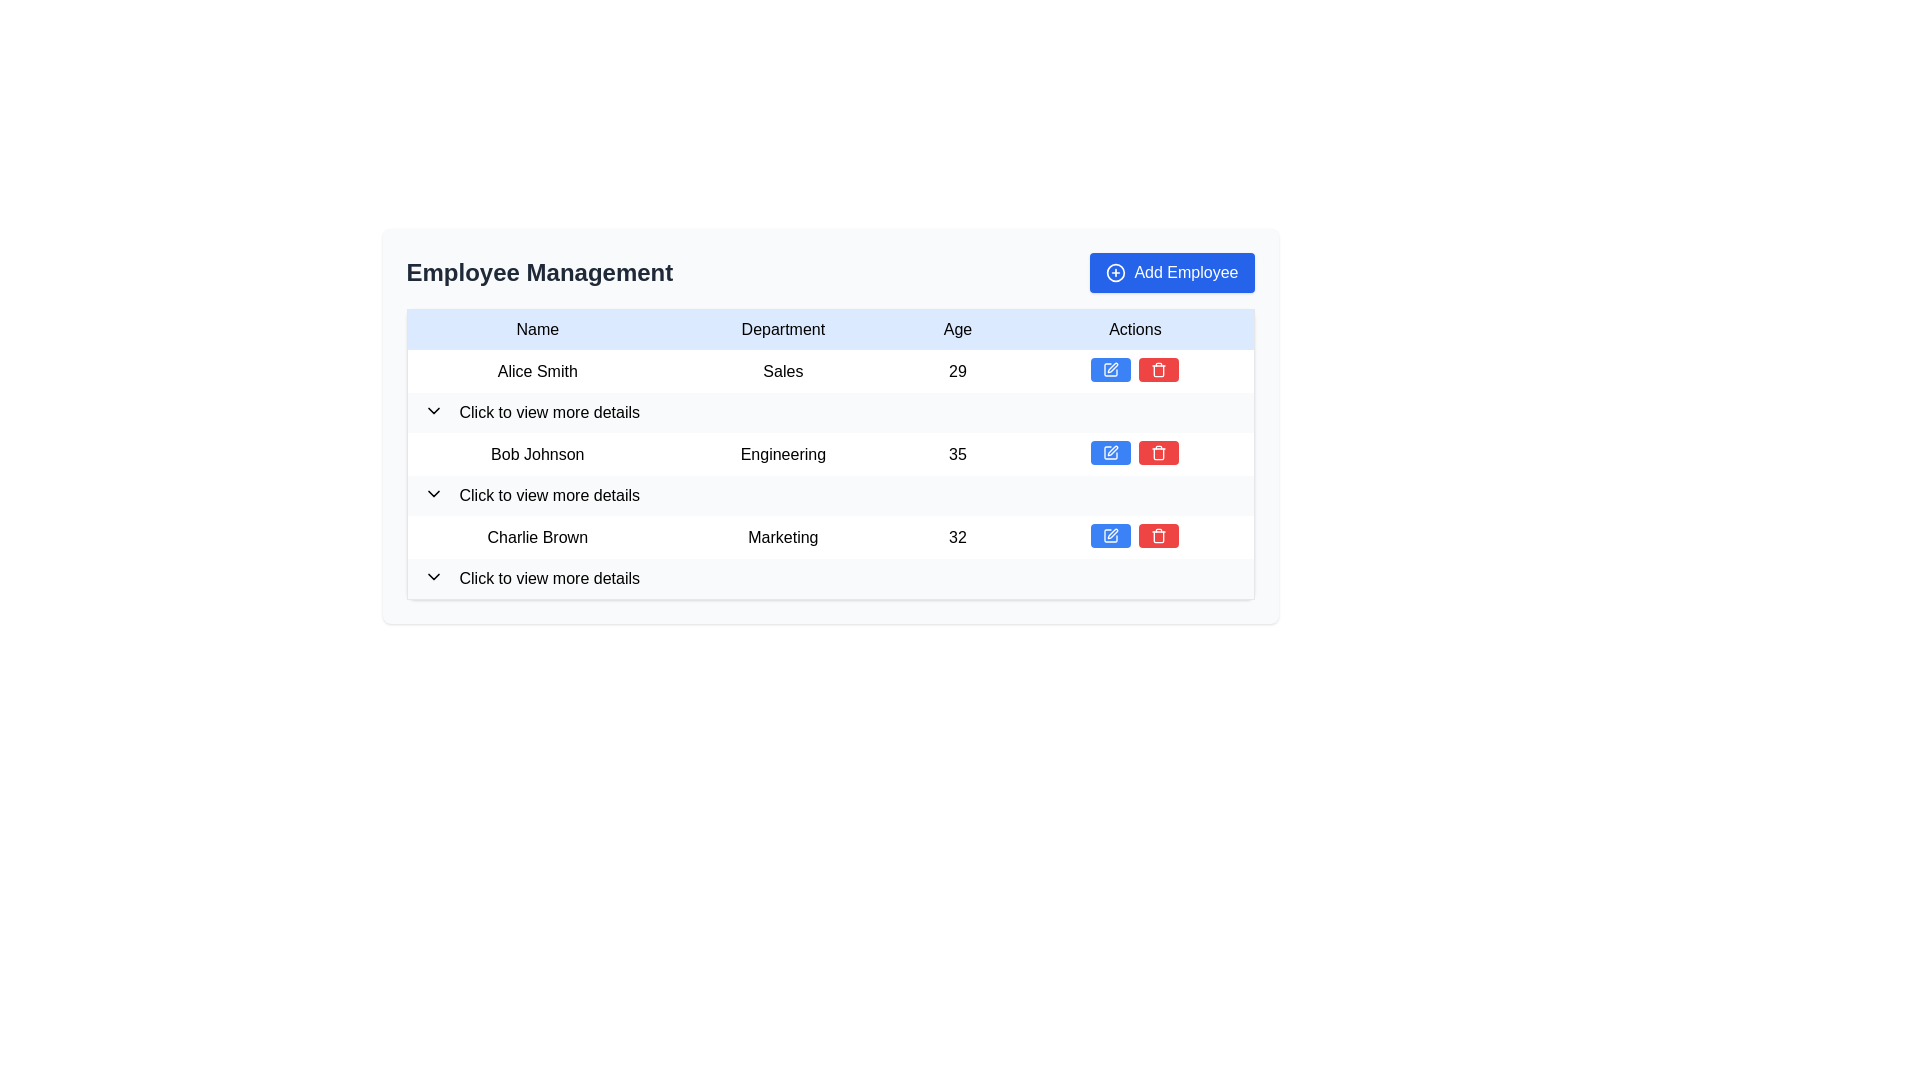 The width and height of the screenshot is (1920, 1080). Describe the element at coordinates (957, 371) in the screenshot. I see `the text field displaying the number '29' in the 'Age' column for the row corresponding to 'Alice Smith'` at that location.